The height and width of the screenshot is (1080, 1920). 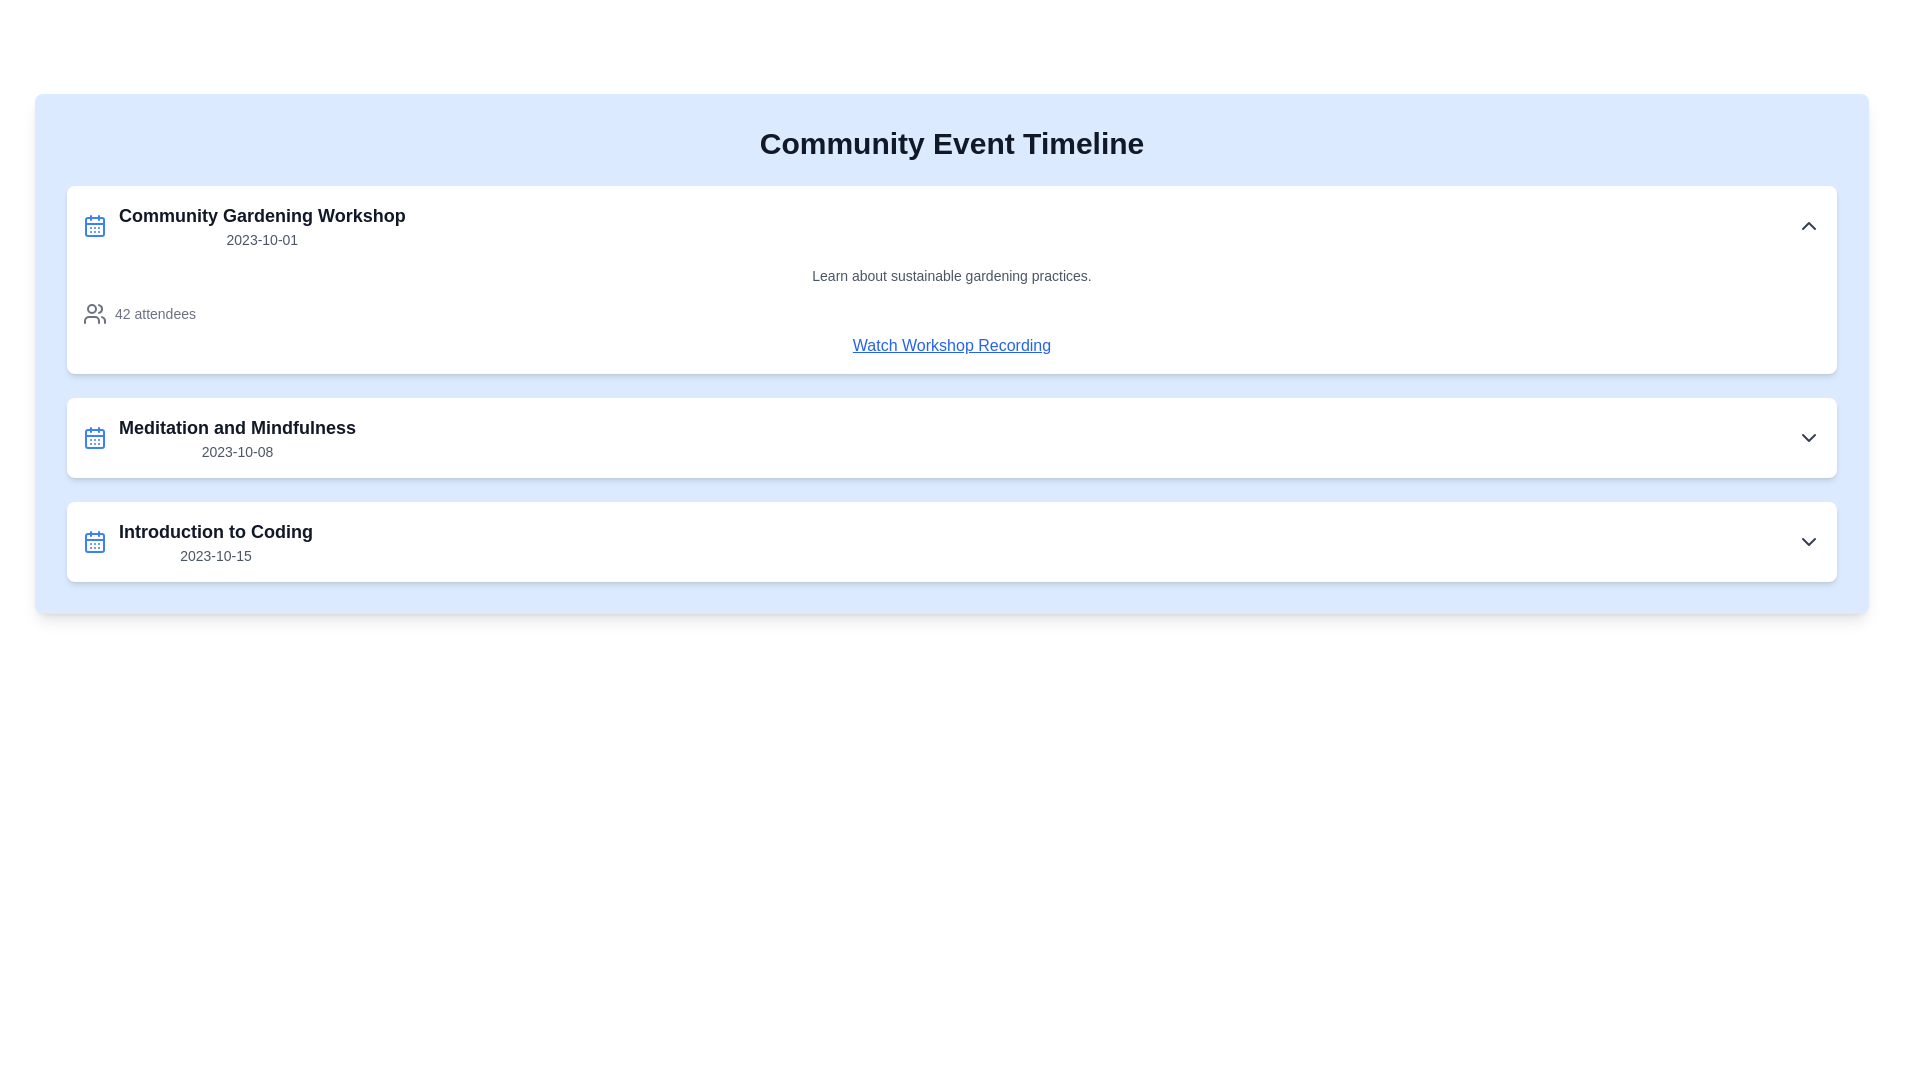 I want to click on the blue calendar icon with a grid-like design located to the left of the 'Meditation and Mindfulness' text in the second event section, so click(x=94, y=437).